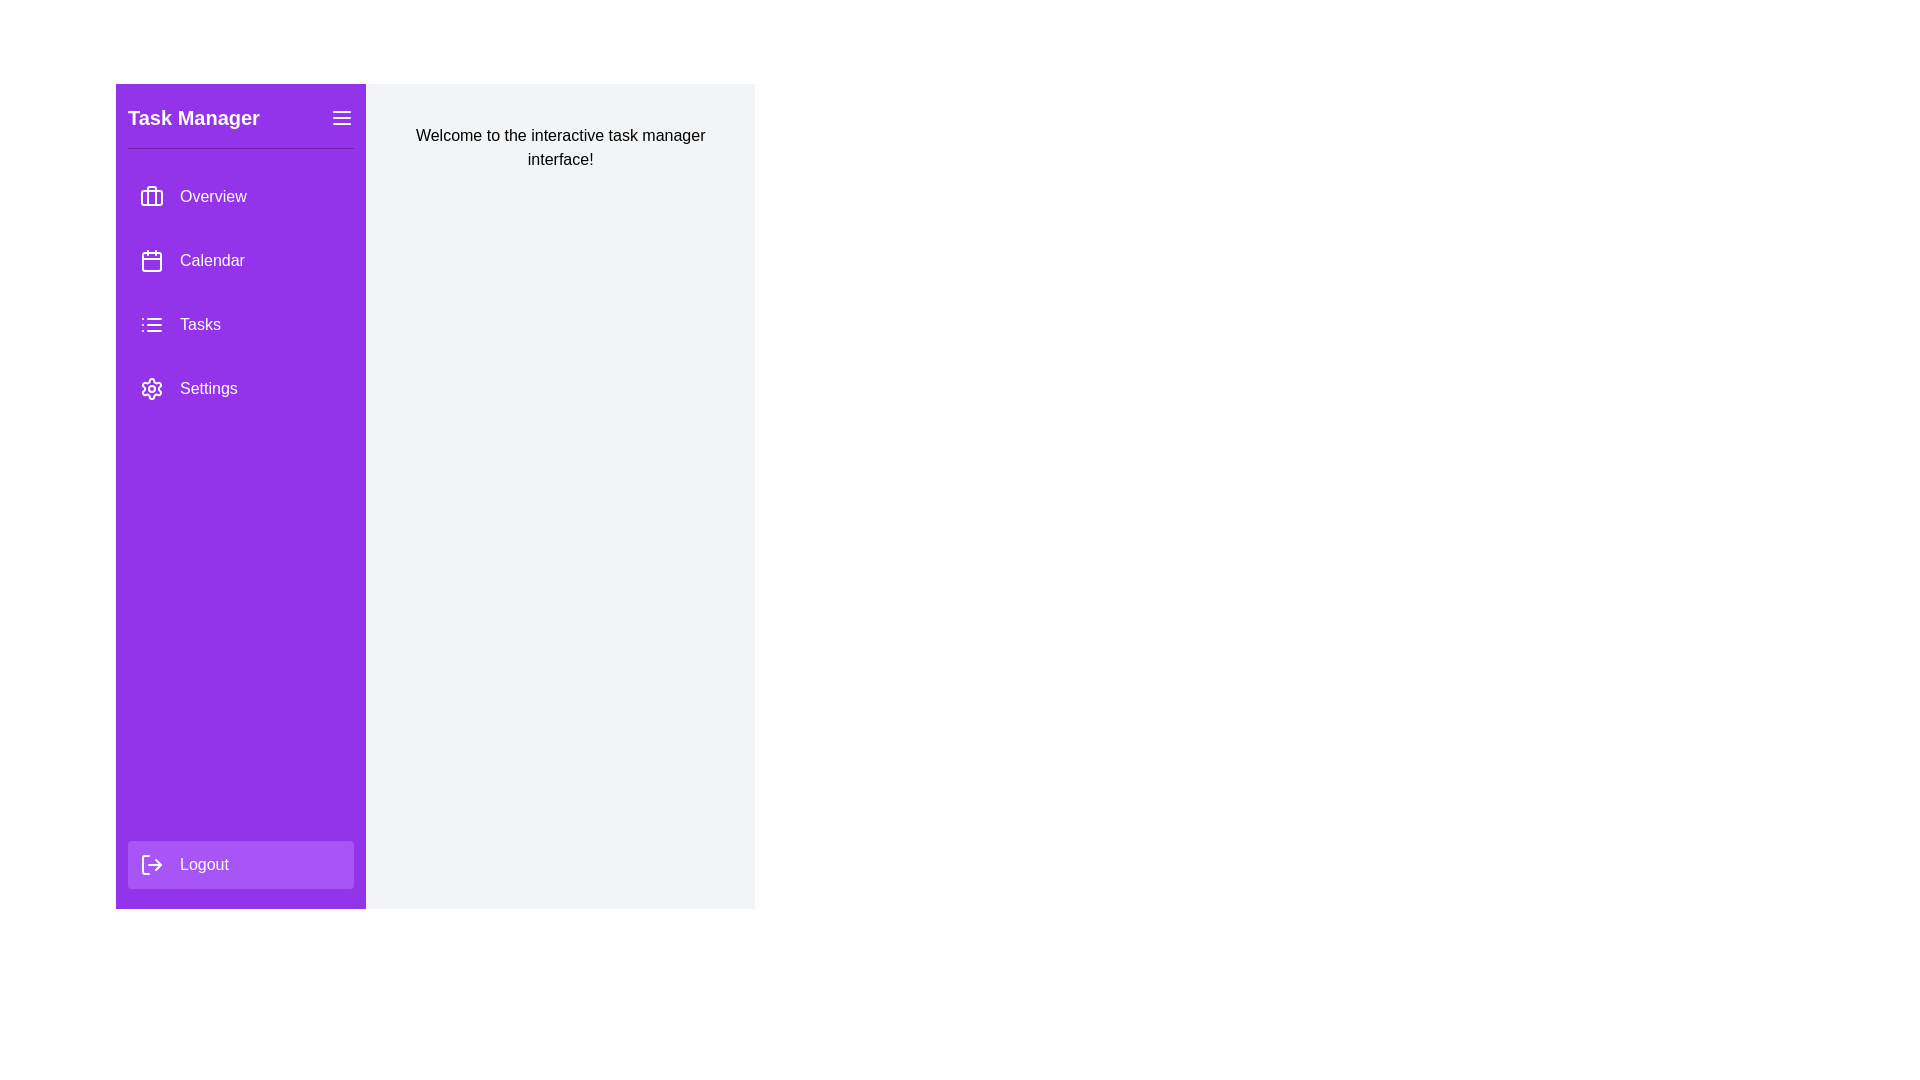 The width and height of the screenshot is (1920, 1080). I want to click on the menu option Tasks from the Task Management Drawer, so click(240, 323).